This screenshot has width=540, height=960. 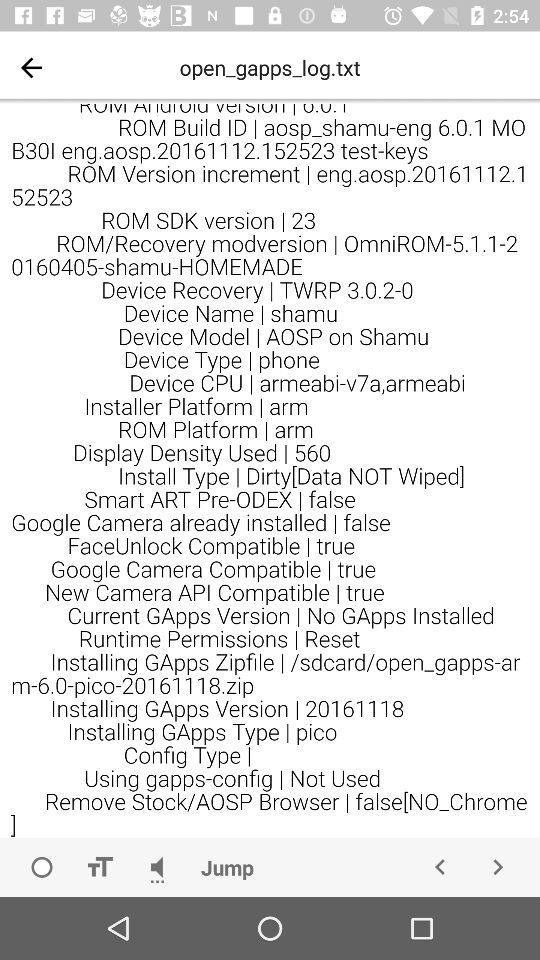 What do you see at coordinates (156, 866) in the screenshot?
I see `volume control` at bounding box center [156, 866].